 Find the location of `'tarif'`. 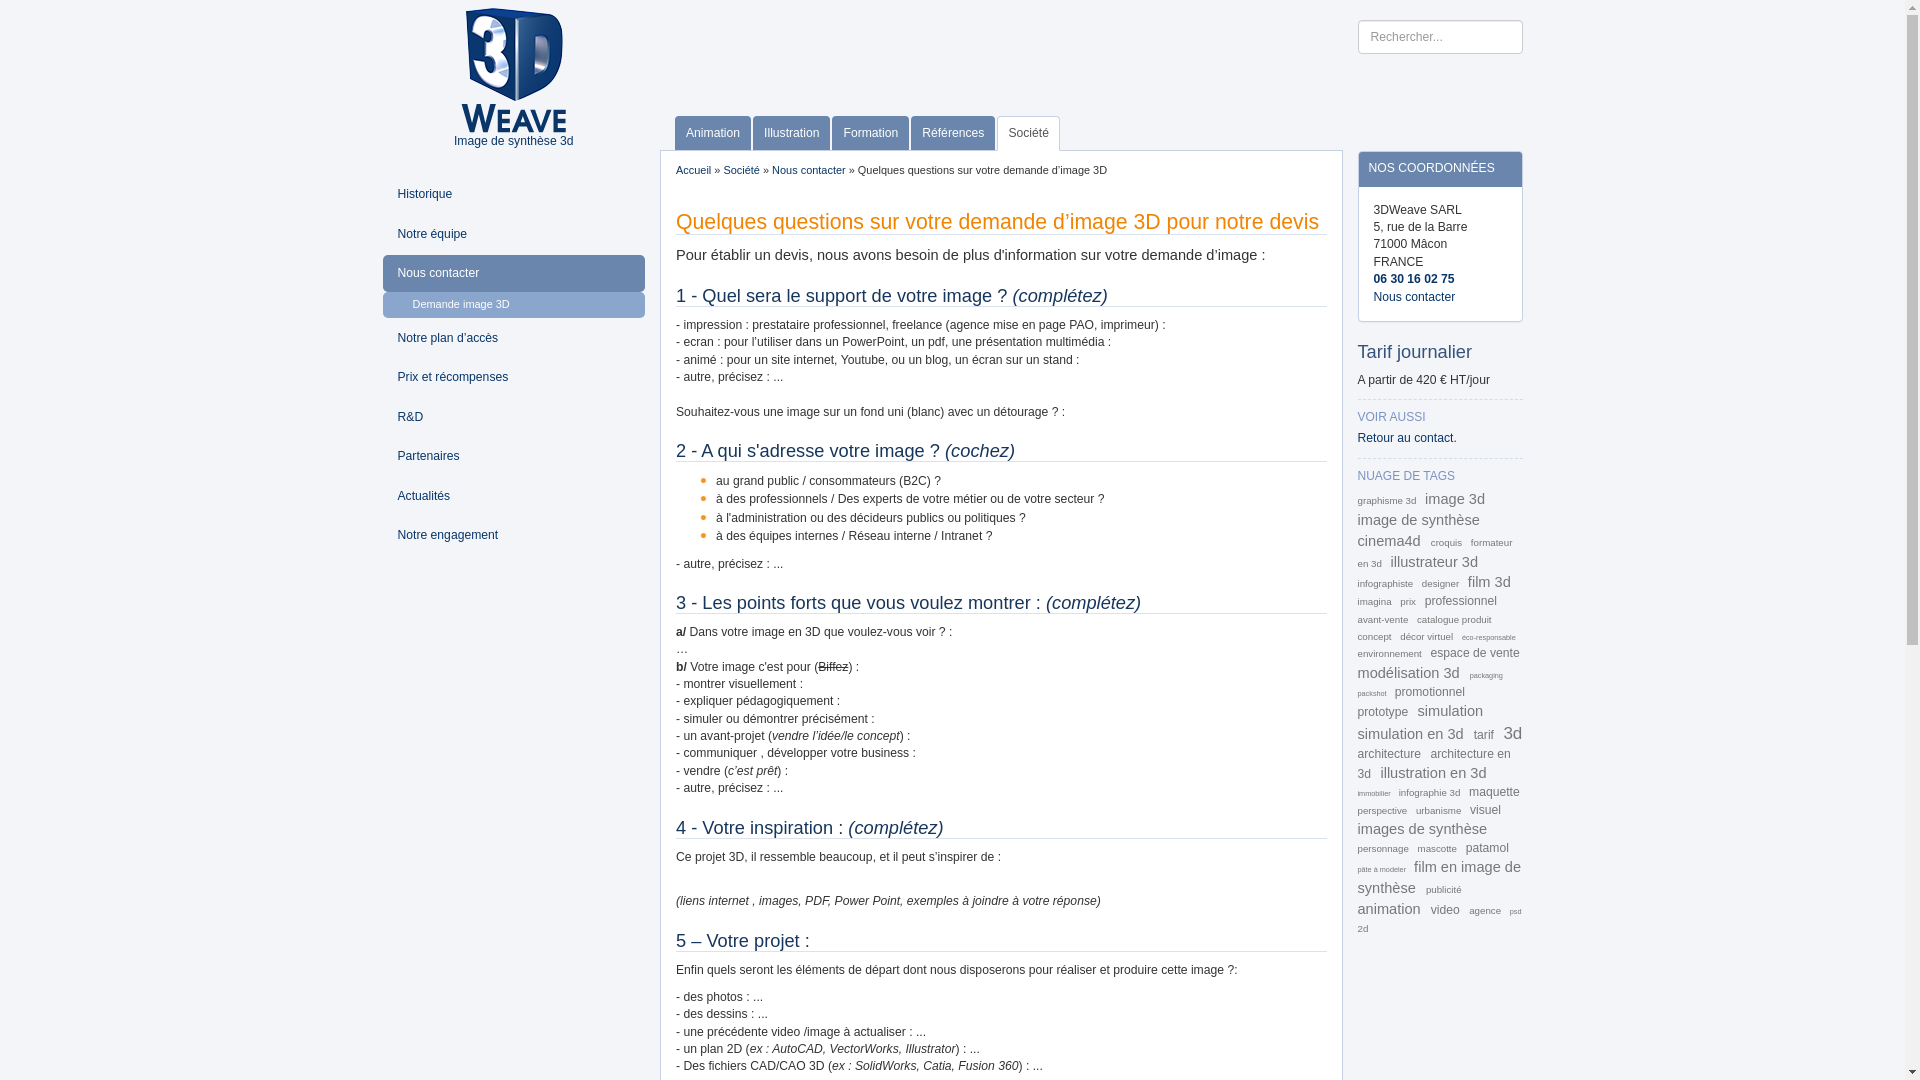

'tarif' is located at coordinates (1486, 735).